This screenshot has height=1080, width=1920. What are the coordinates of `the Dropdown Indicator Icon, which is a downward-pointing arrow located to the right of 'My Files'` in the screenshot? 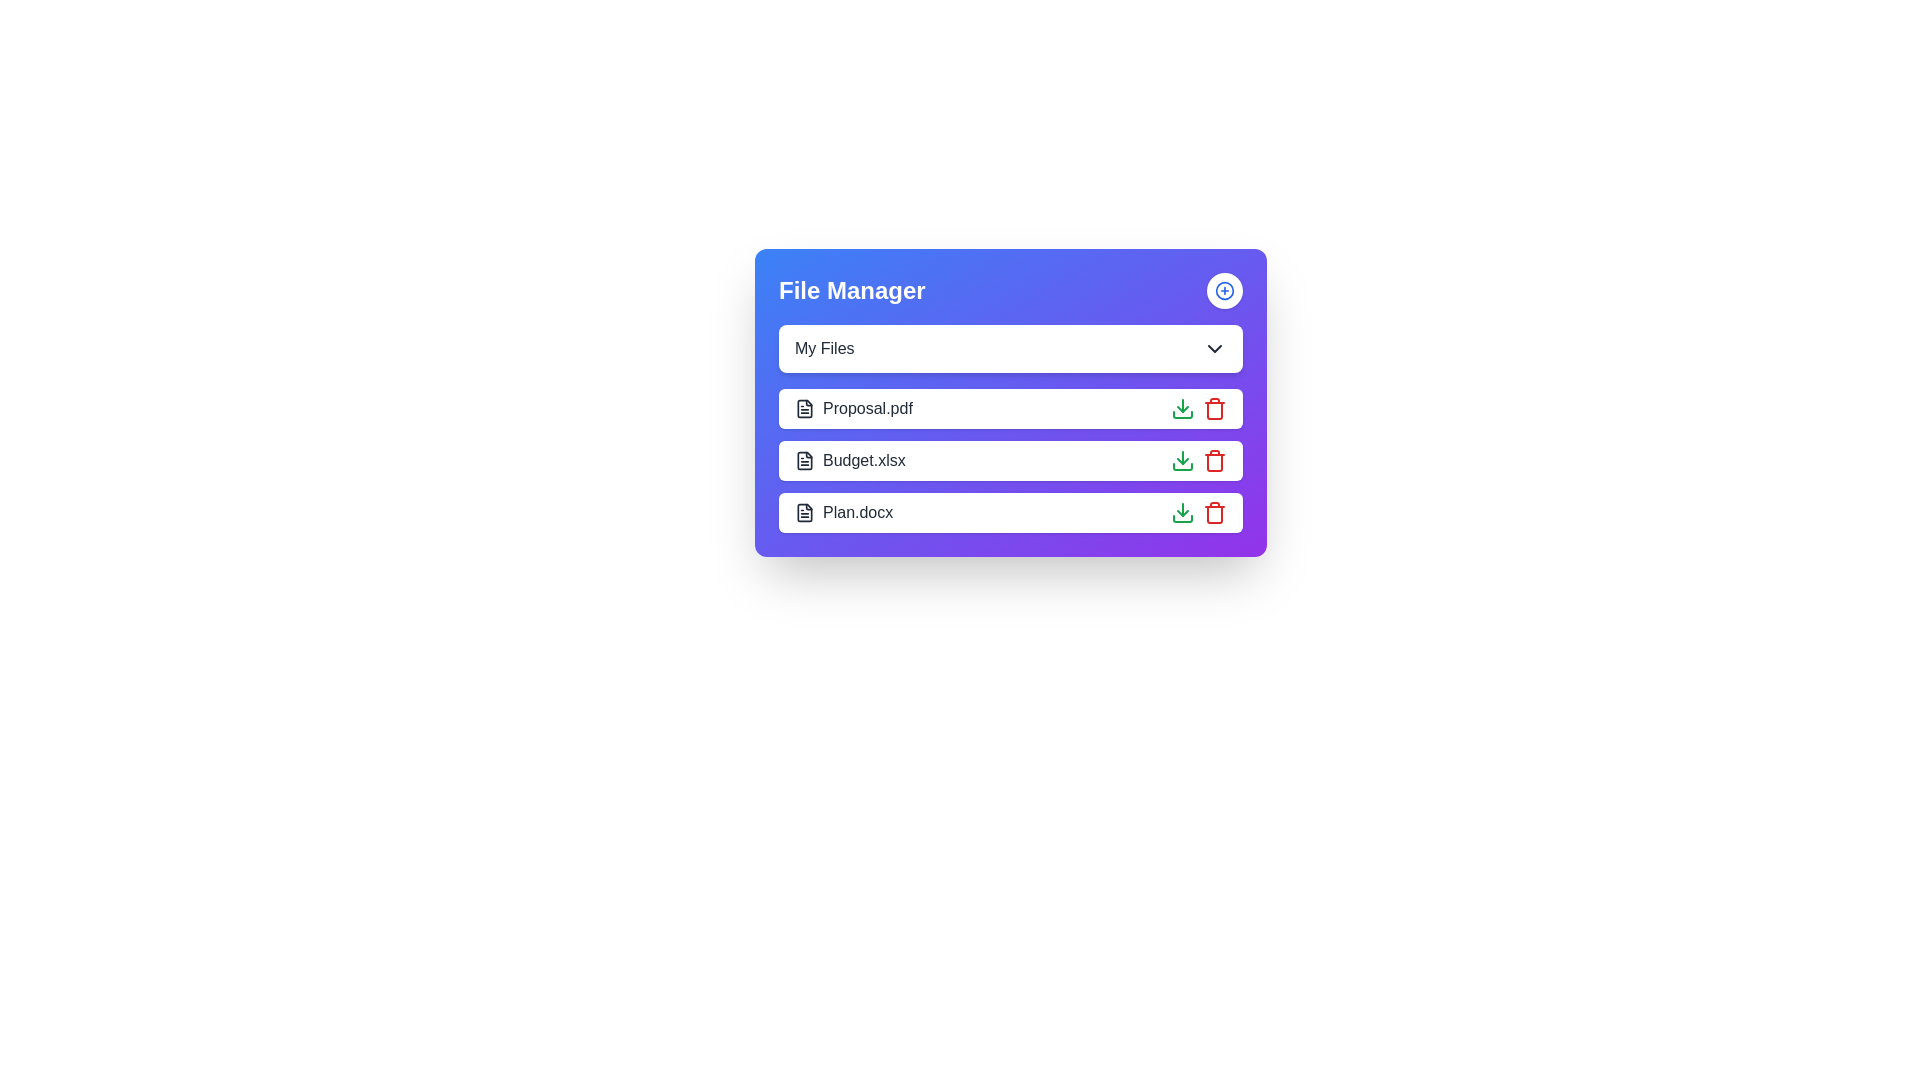 It's located at (1213, 347).